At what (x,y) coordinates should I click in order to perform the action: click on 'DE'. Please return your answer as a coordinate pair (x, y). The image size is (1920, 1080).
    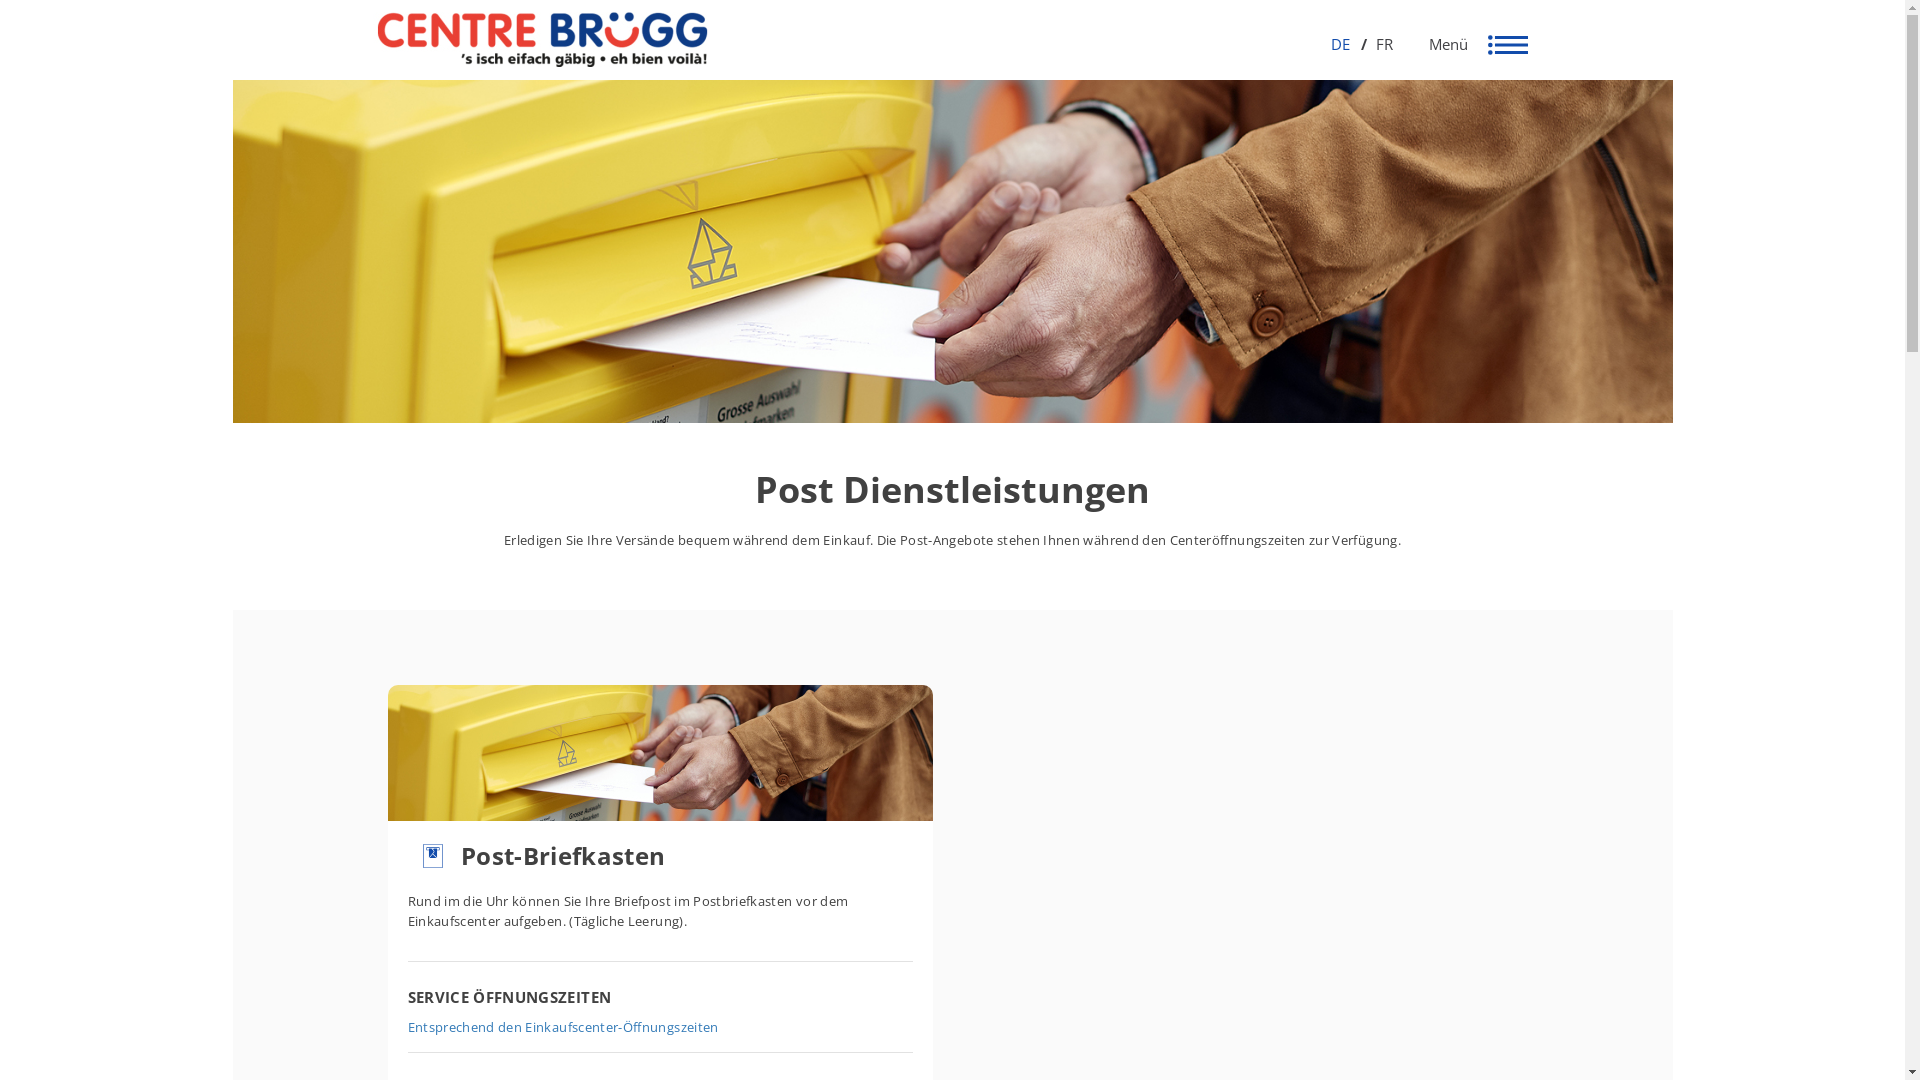
    Looking at the image, I should click on (1340, 43).